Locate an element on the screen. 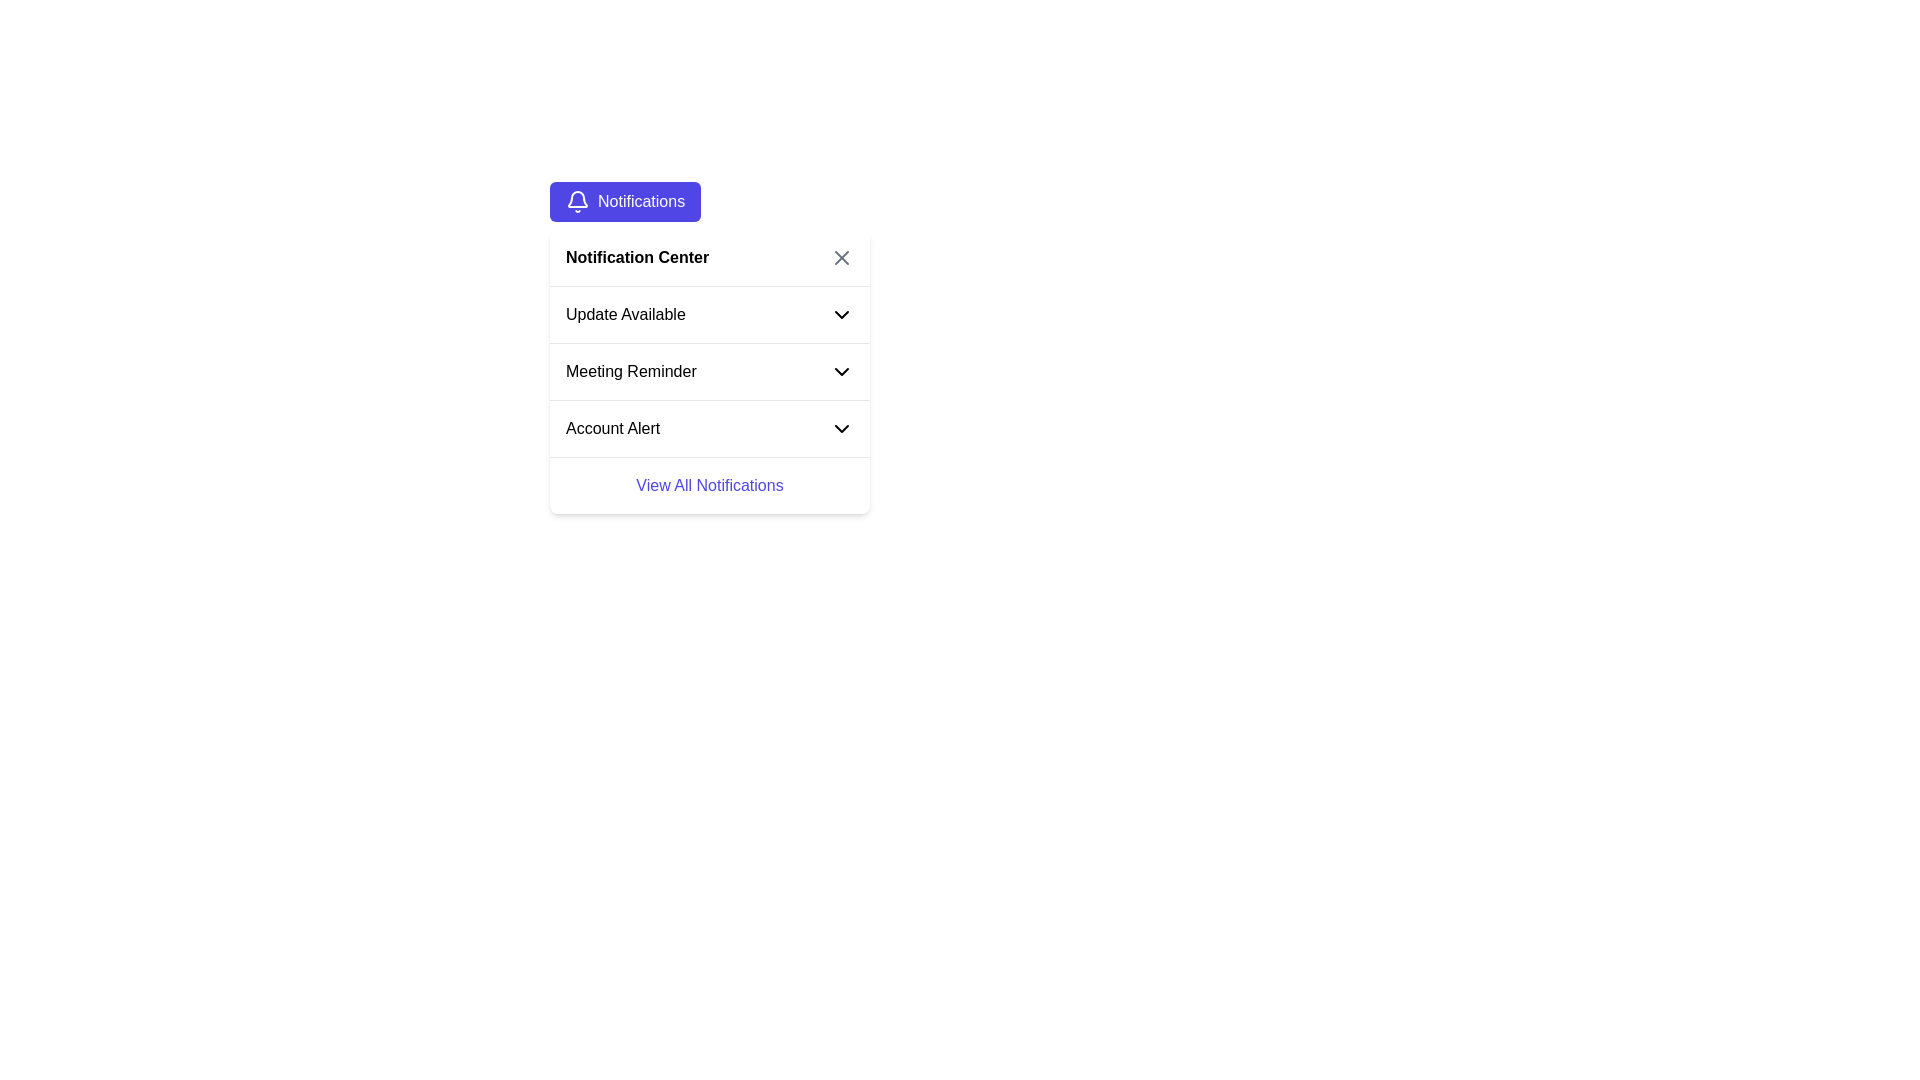 Image resolution: width=1920 pixels, height=1080 pixels. the static text element displaying 'Account Alert' in bold black font within the notification dropdown menu is located at coordinates (612, 427).